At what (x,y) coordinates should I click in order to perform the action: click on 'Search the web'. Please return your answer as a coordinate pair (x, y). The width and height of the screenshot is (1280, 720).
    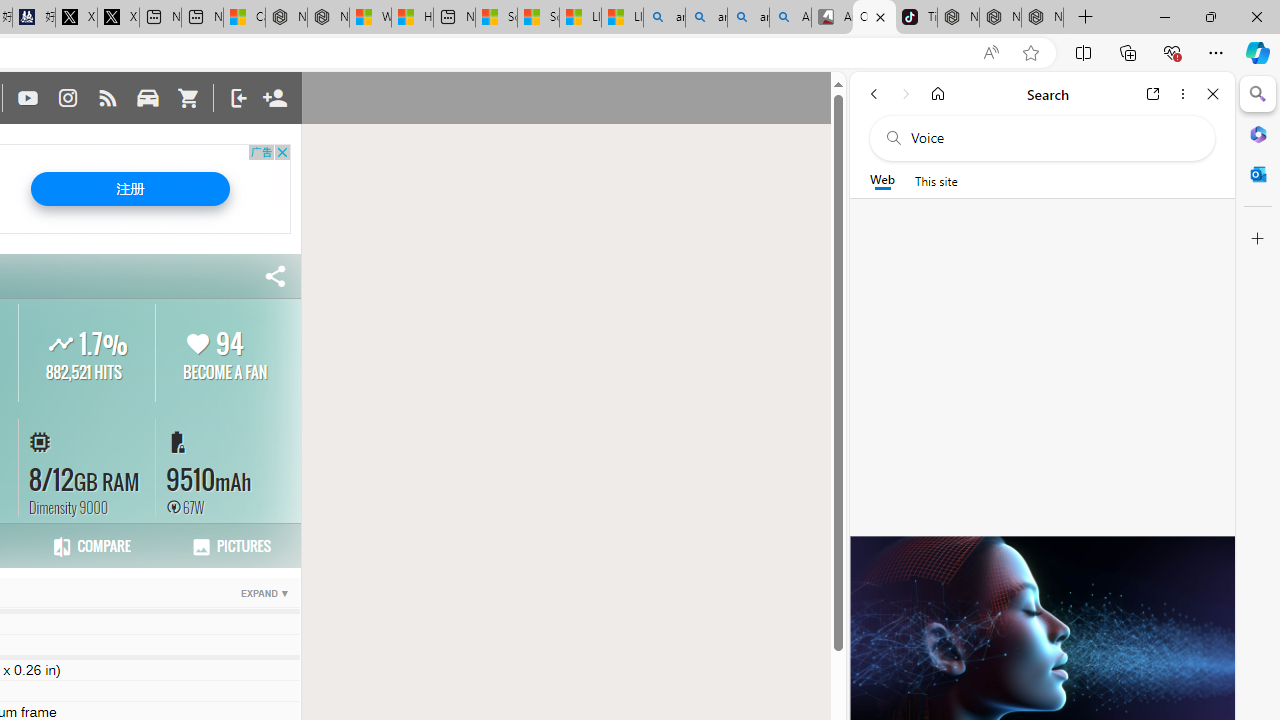
    Looking at the image, I should click on (1051, 137).